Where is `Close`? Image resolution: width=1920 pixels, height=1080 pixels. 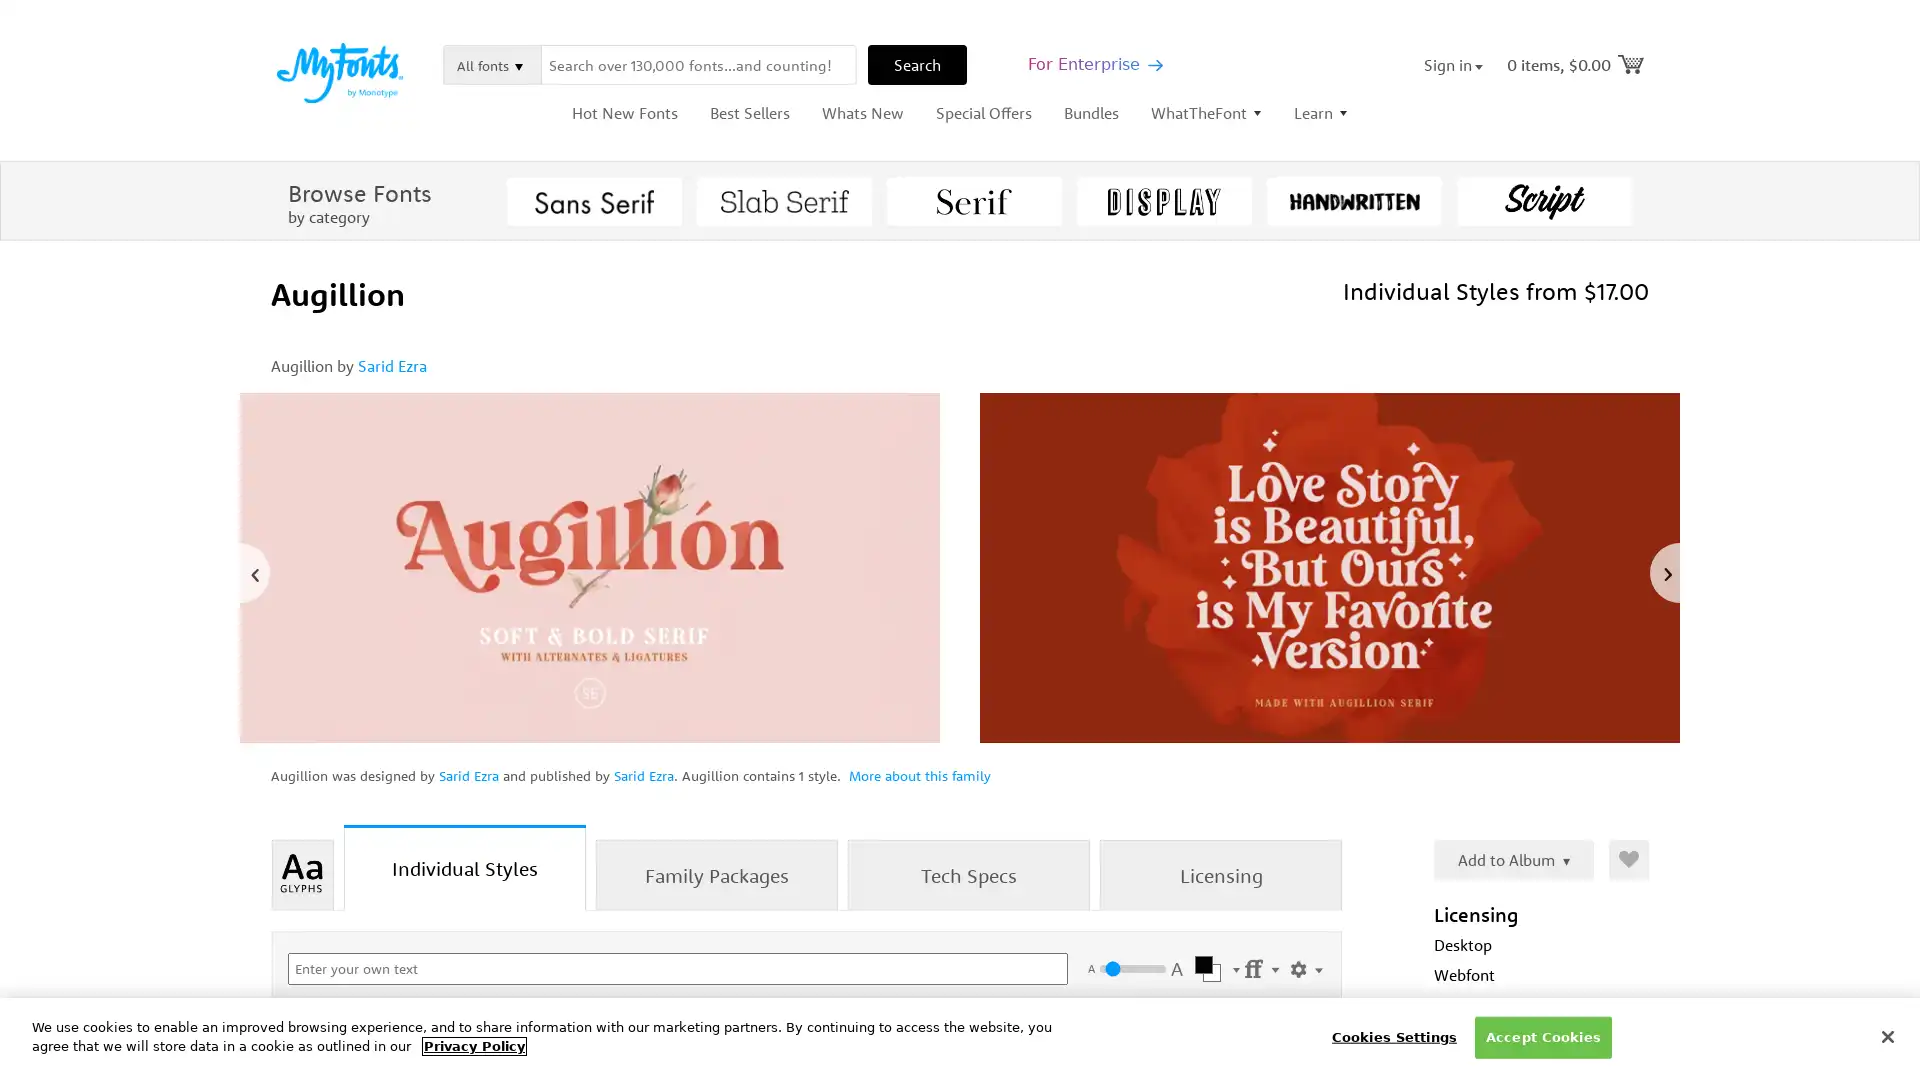
Close is located at coordinates (1886, 1035).